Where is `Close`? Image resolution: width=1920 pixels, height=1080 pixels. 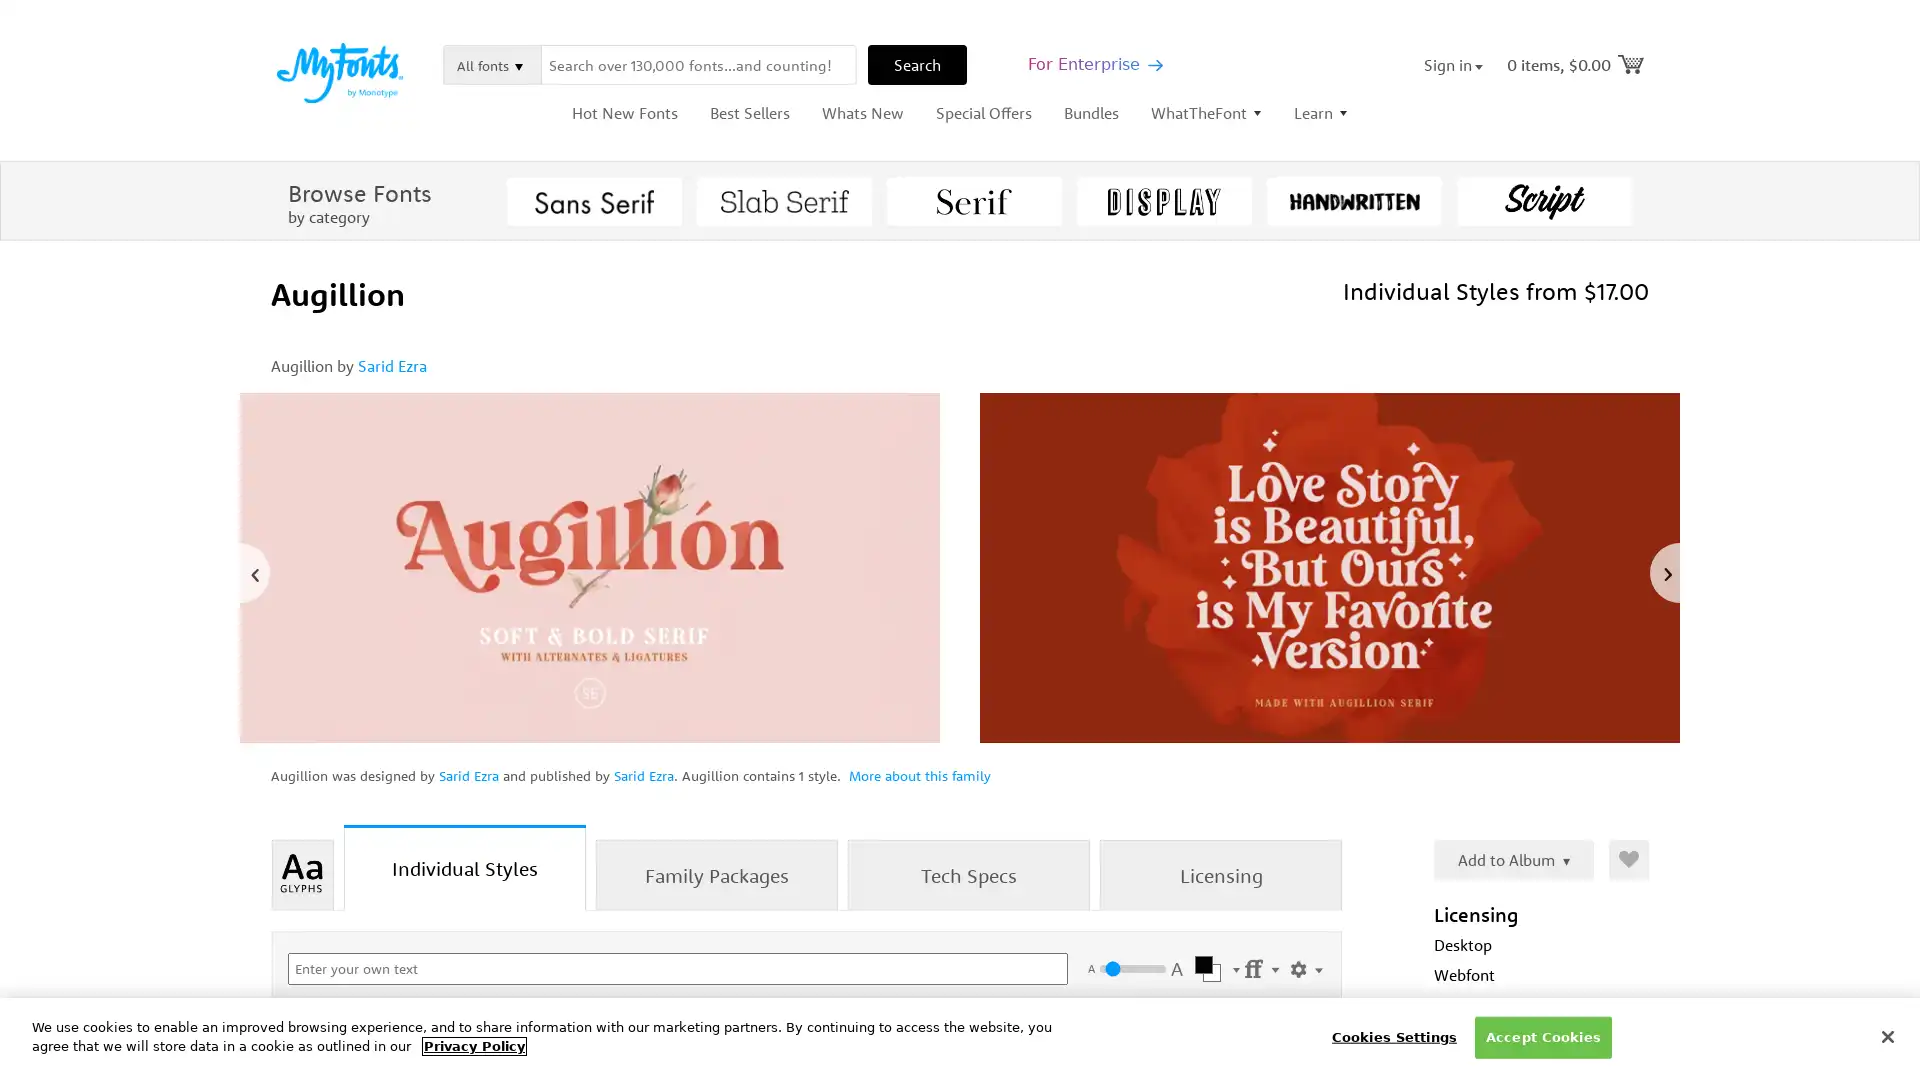
Close is located at coordinates (1886, 1035).